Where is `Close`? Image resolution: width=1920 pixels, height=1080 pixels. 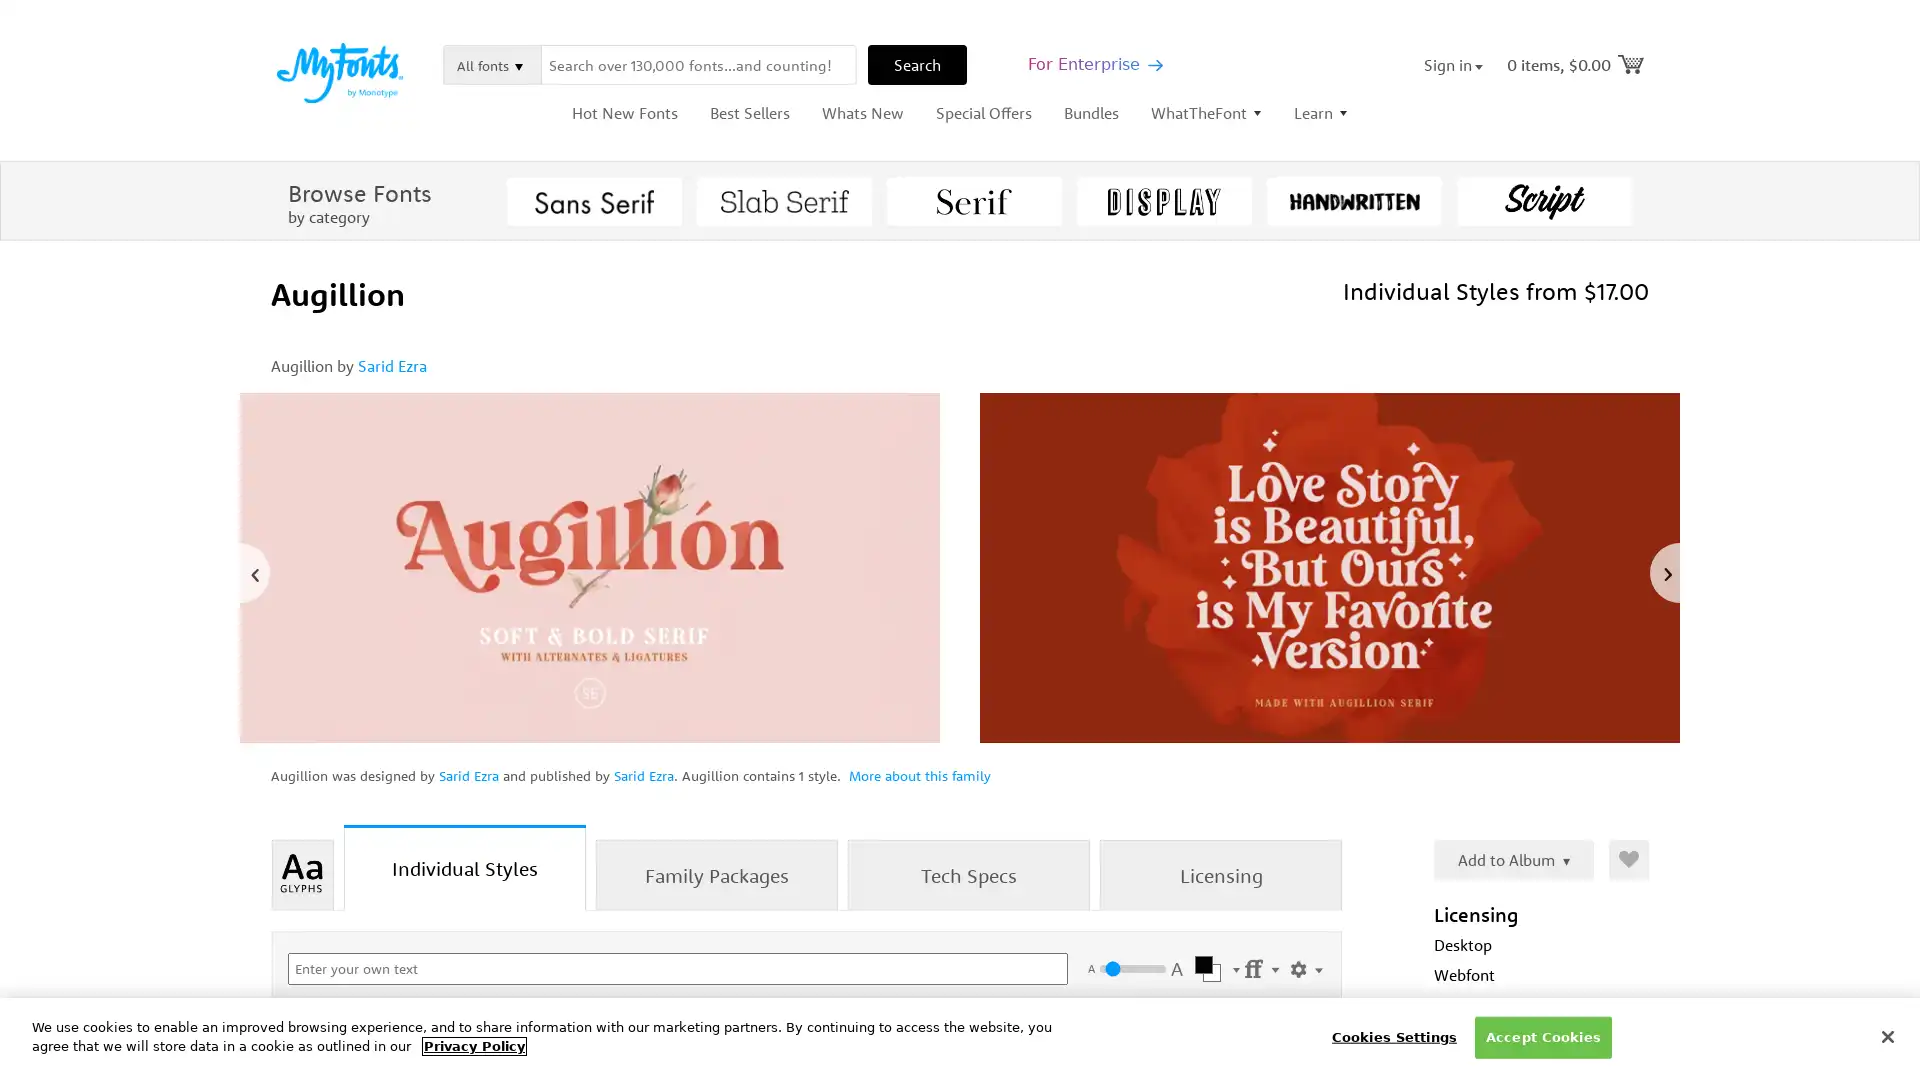
Close is located at coordinates (1886, 1035).